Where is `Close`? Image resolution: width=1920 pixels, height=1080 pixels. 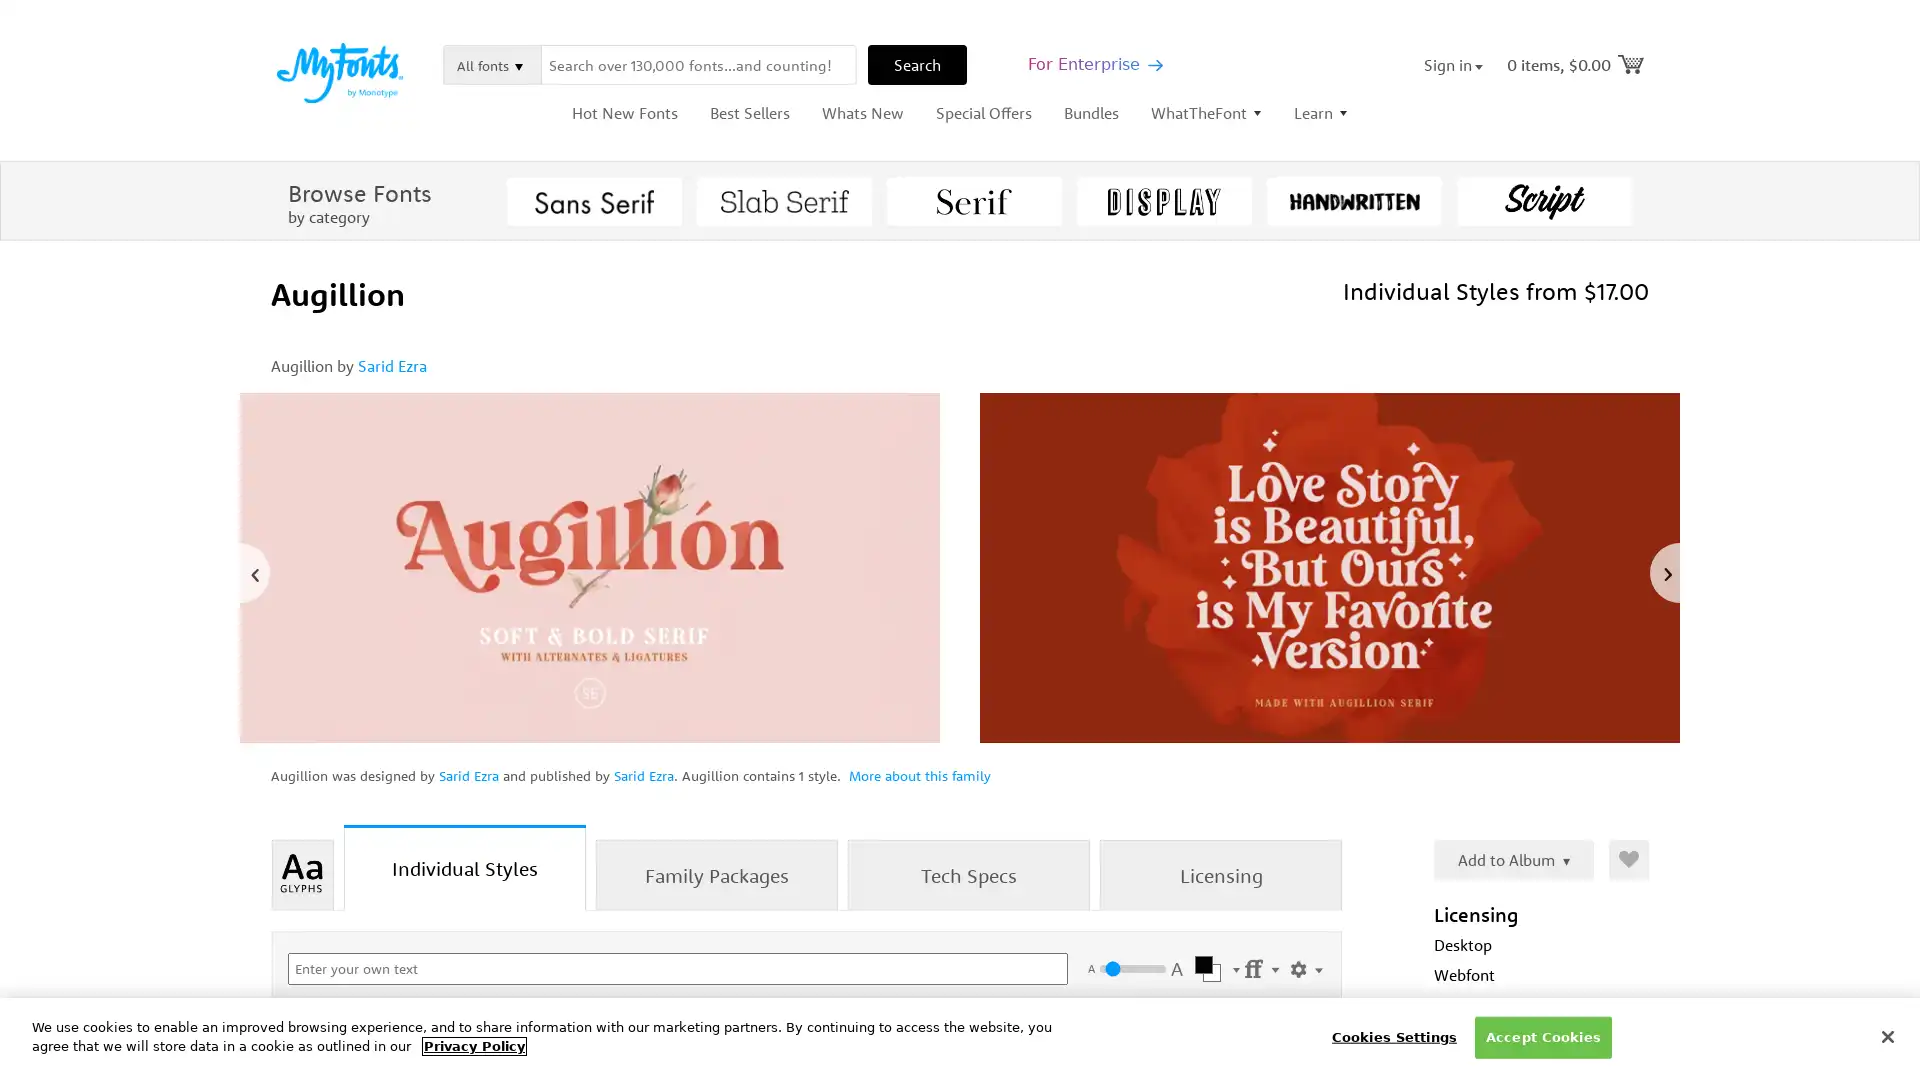
Close is located at coordinates (1886, 1035).